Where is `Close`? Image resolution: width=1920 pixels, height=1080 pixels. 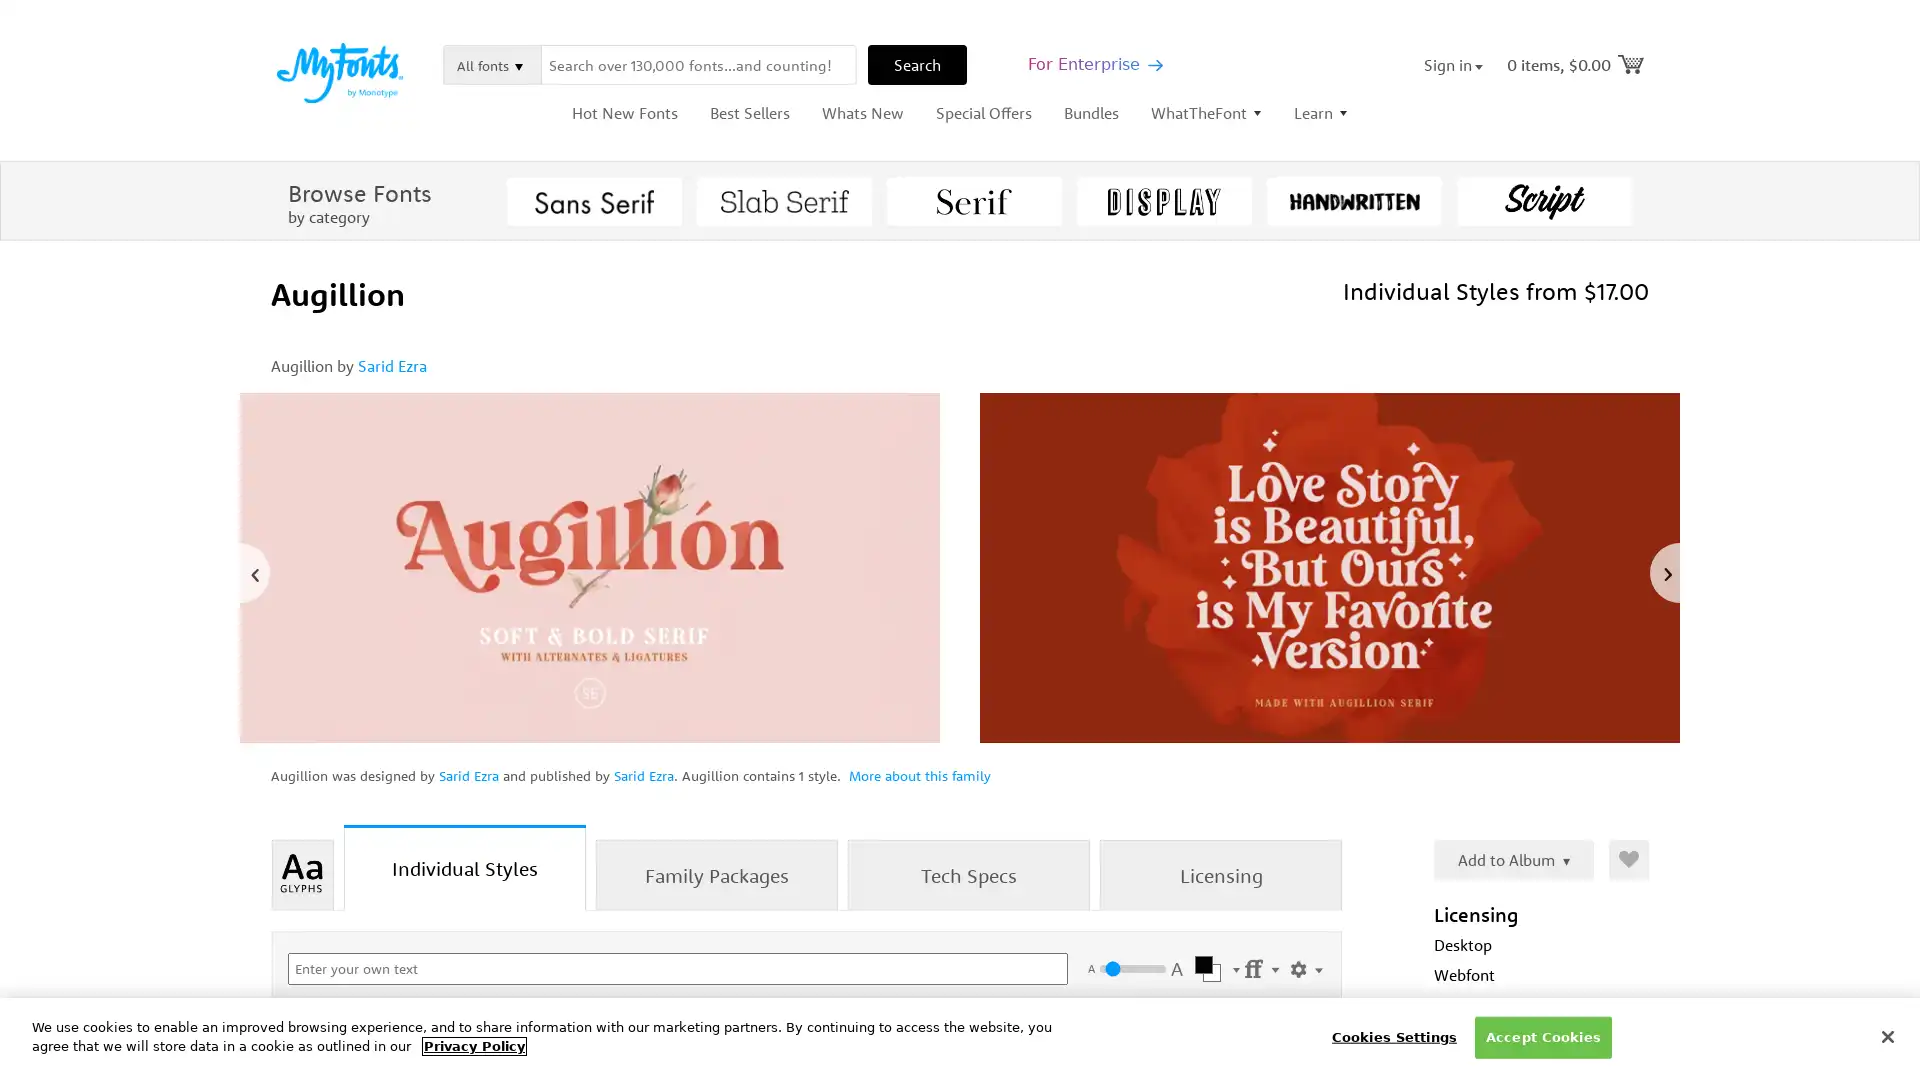
Close is located at coordinates (1886, 1035).